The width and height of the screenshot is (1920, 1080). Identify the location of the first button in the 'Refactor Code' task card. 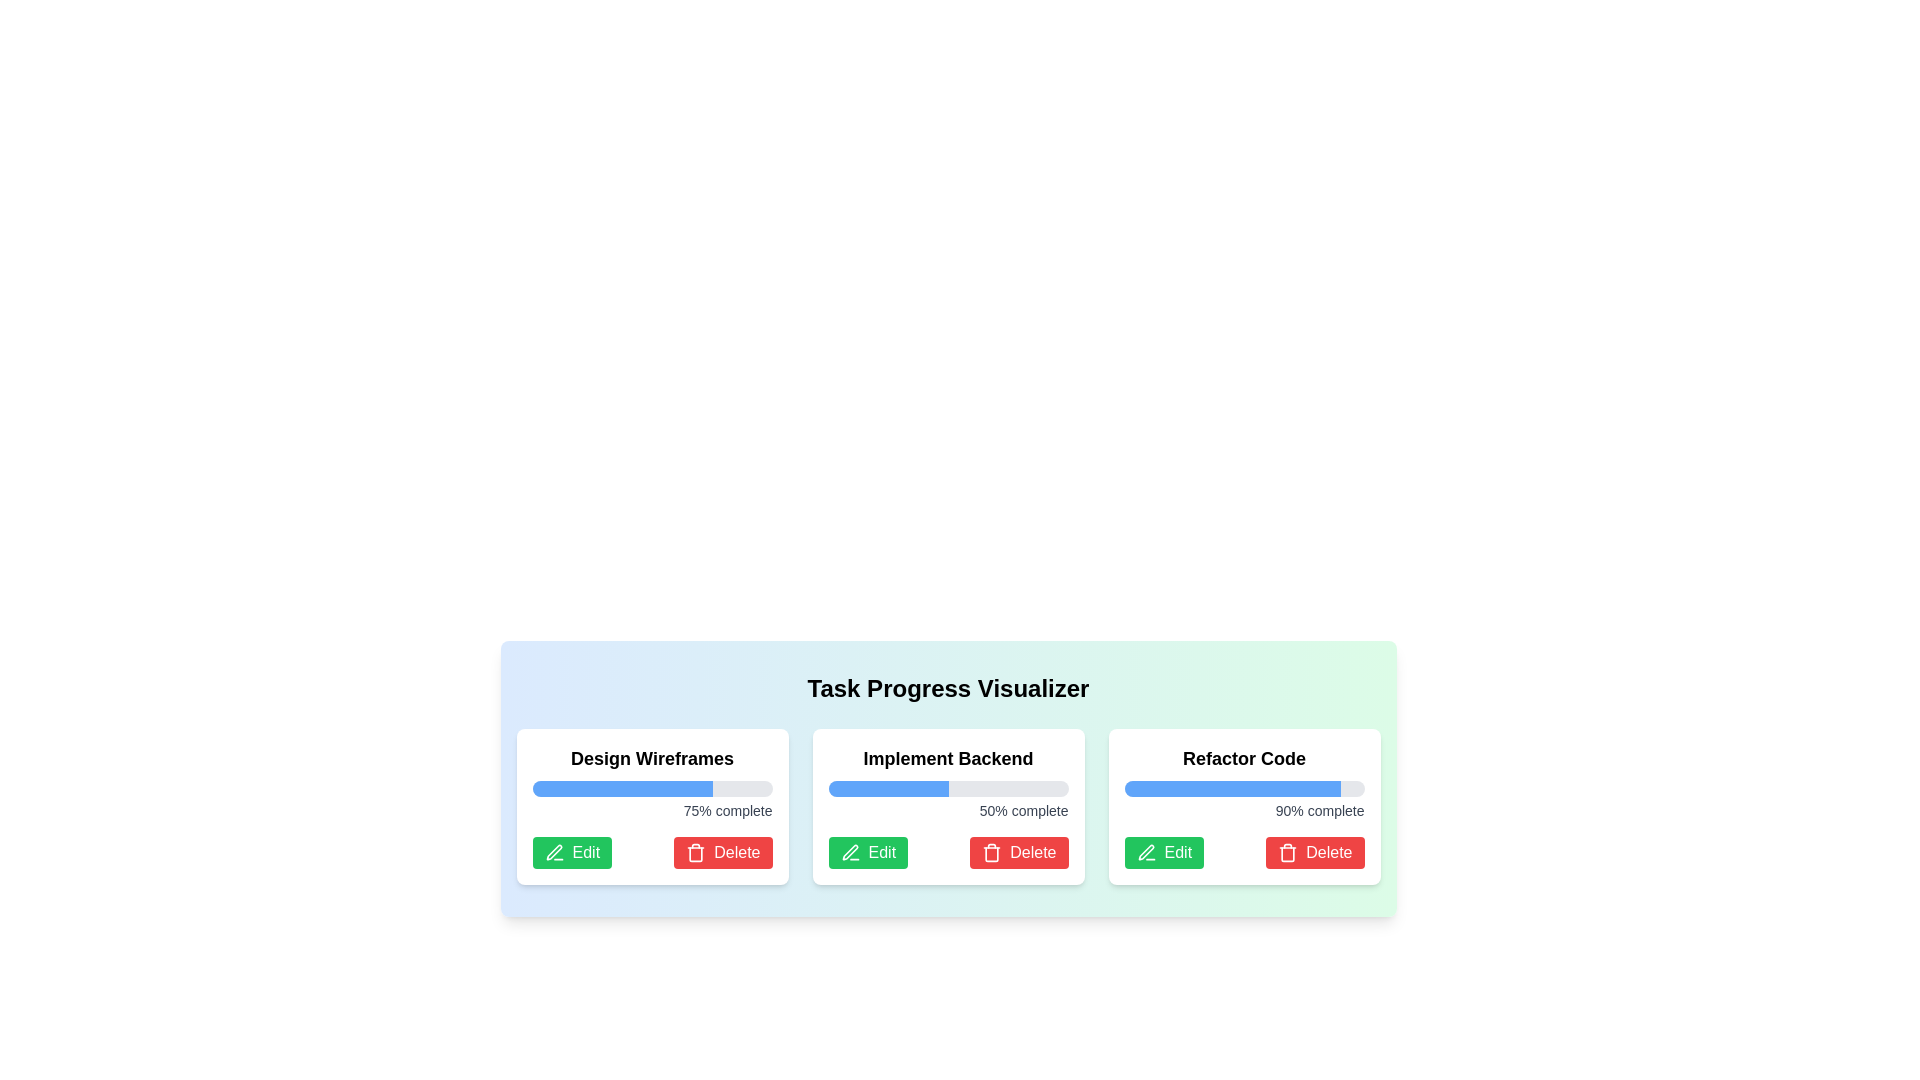
(1164, 852).